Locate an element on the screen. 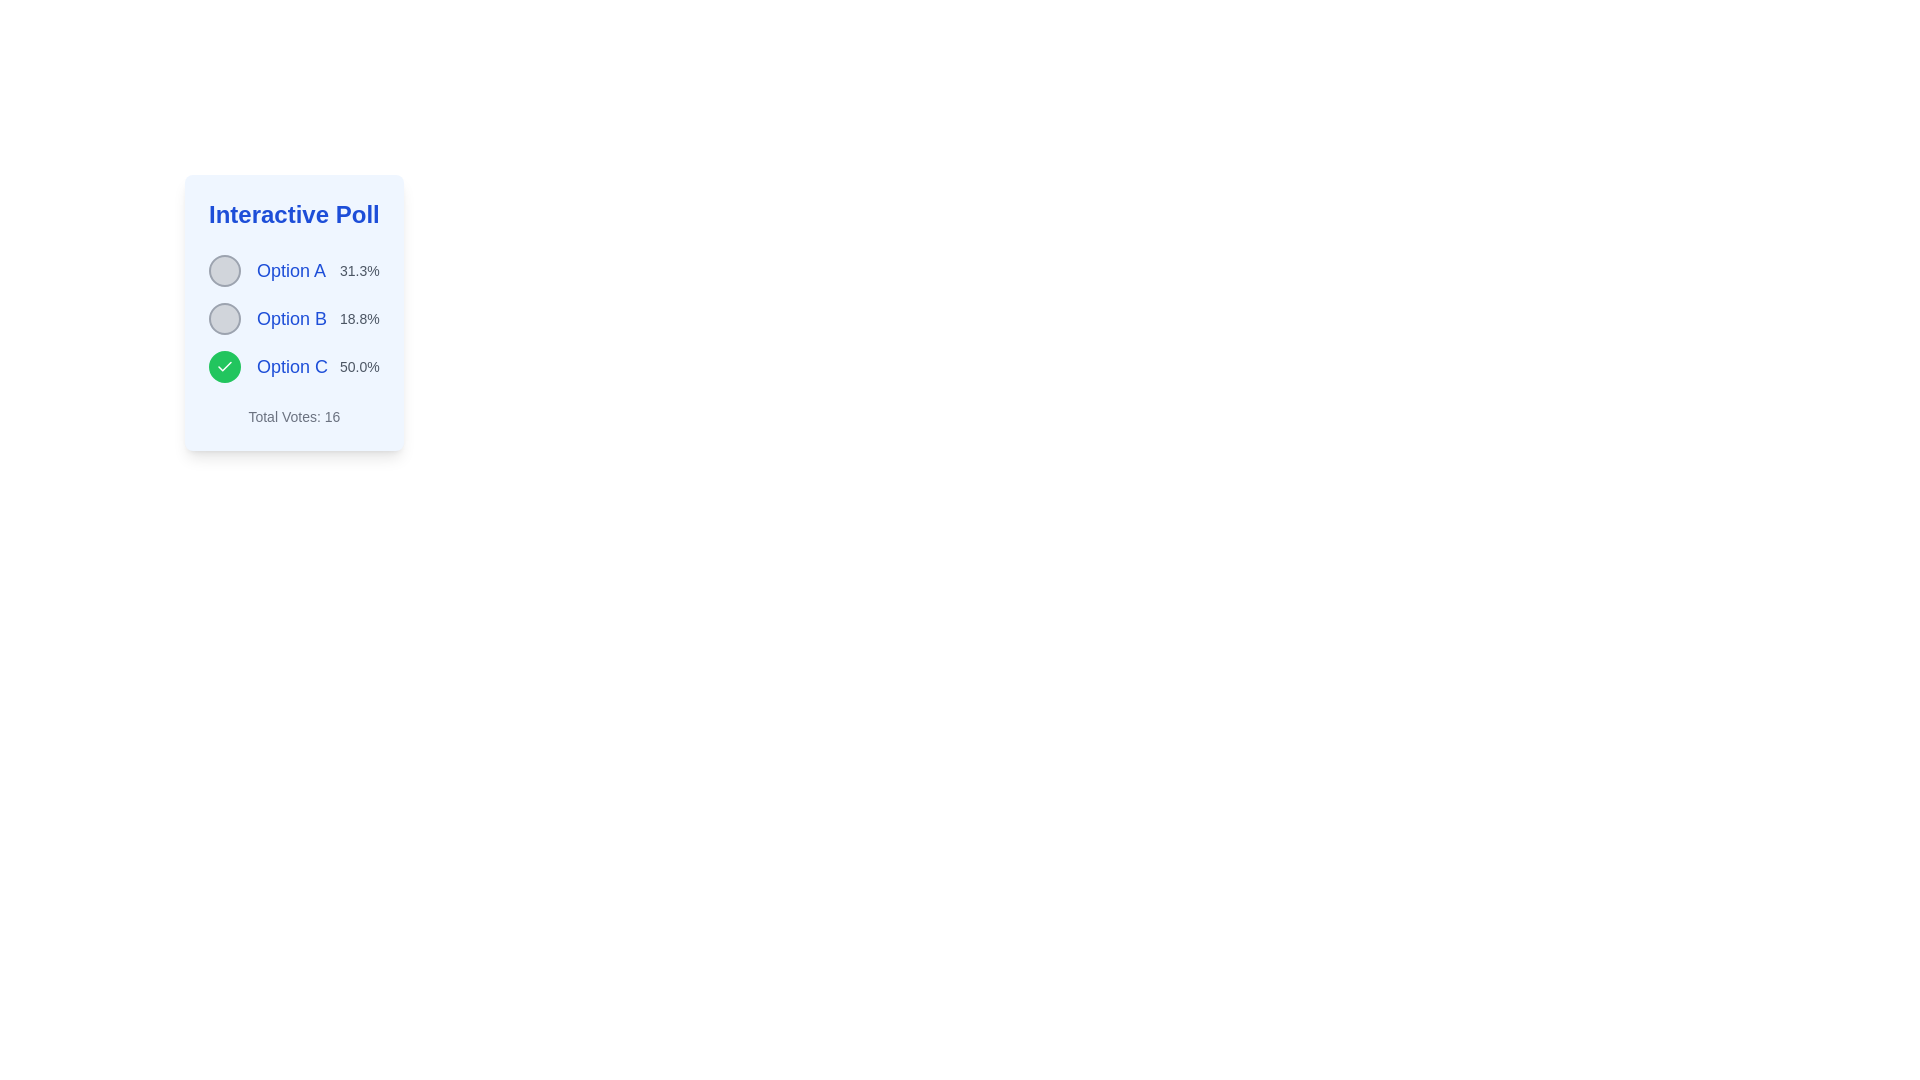 This screenshot has width=1920, height=1080. the icon indicating the selected option 'Option C' in the Interactive Poll is located at coordinates (225, 366).